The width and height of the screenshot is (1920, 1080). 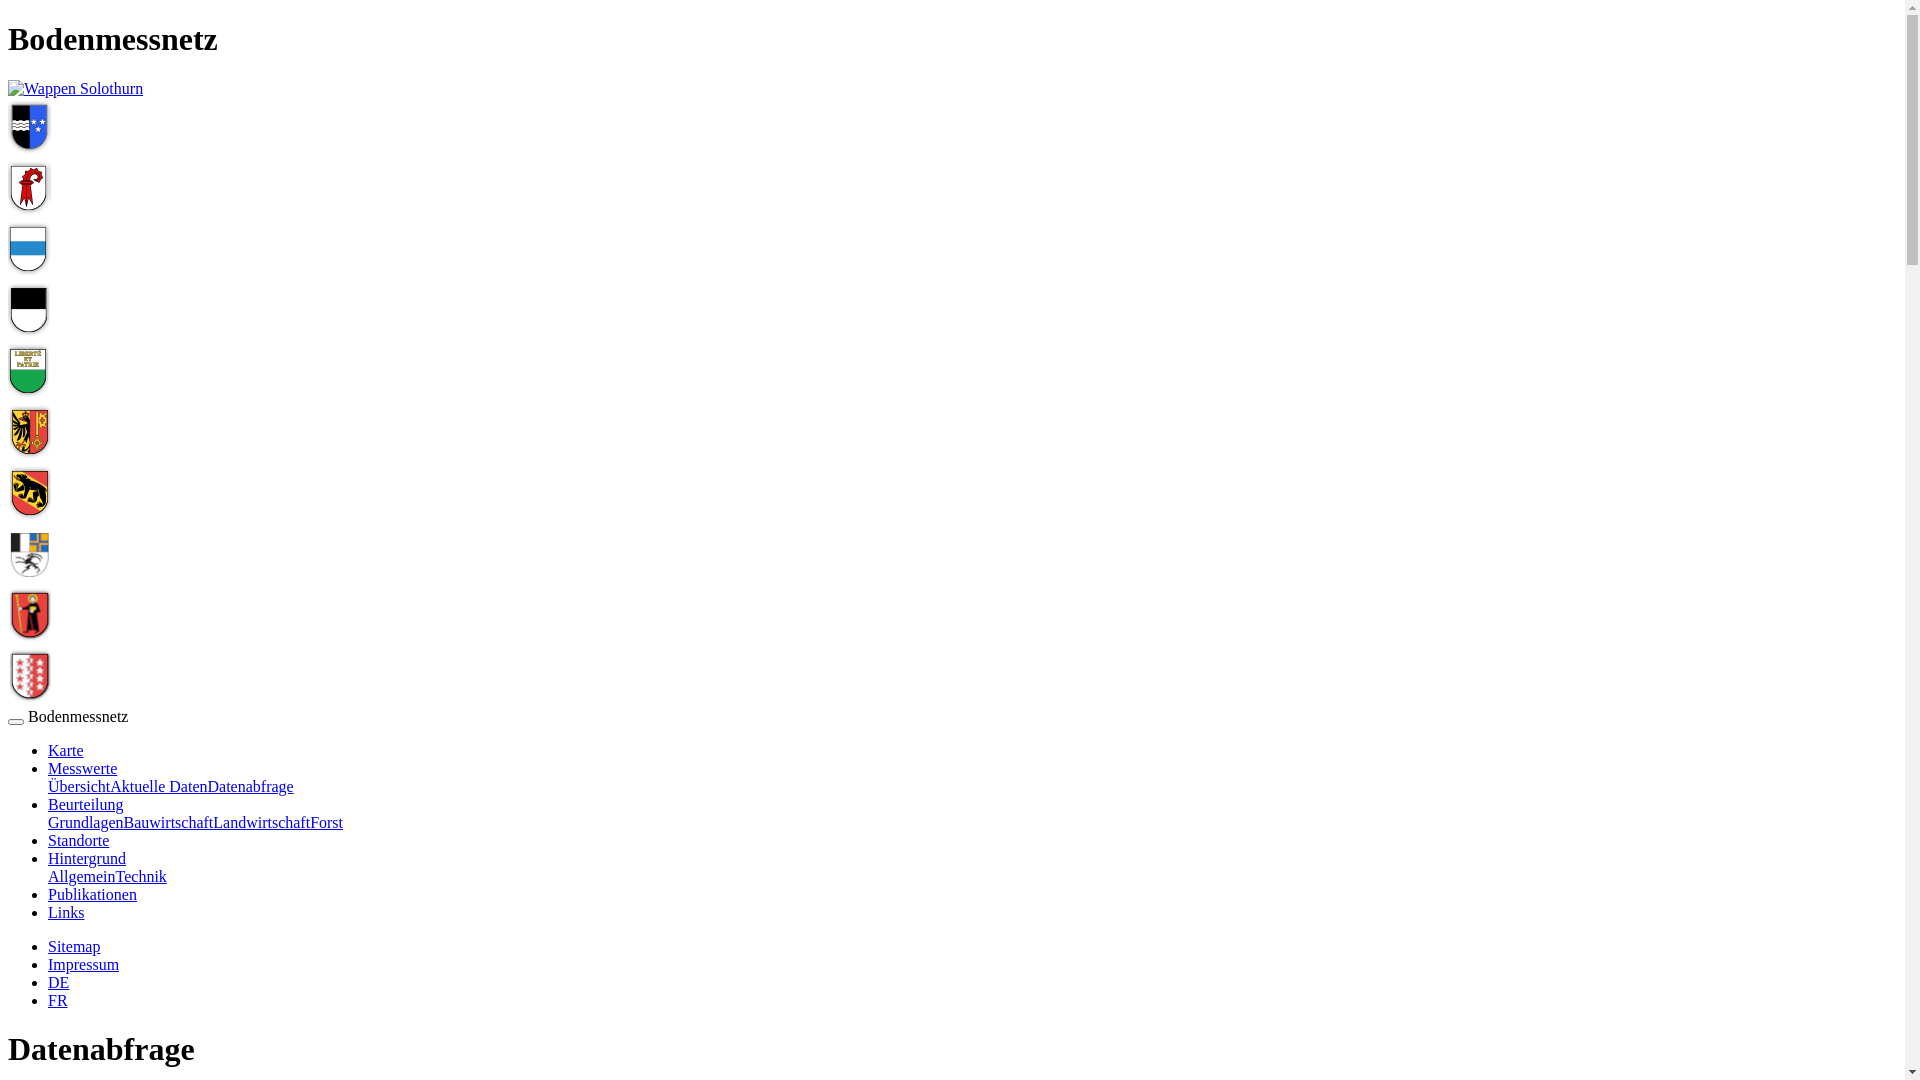 I want to click on 'Standorte', so click(x=78, y=840).